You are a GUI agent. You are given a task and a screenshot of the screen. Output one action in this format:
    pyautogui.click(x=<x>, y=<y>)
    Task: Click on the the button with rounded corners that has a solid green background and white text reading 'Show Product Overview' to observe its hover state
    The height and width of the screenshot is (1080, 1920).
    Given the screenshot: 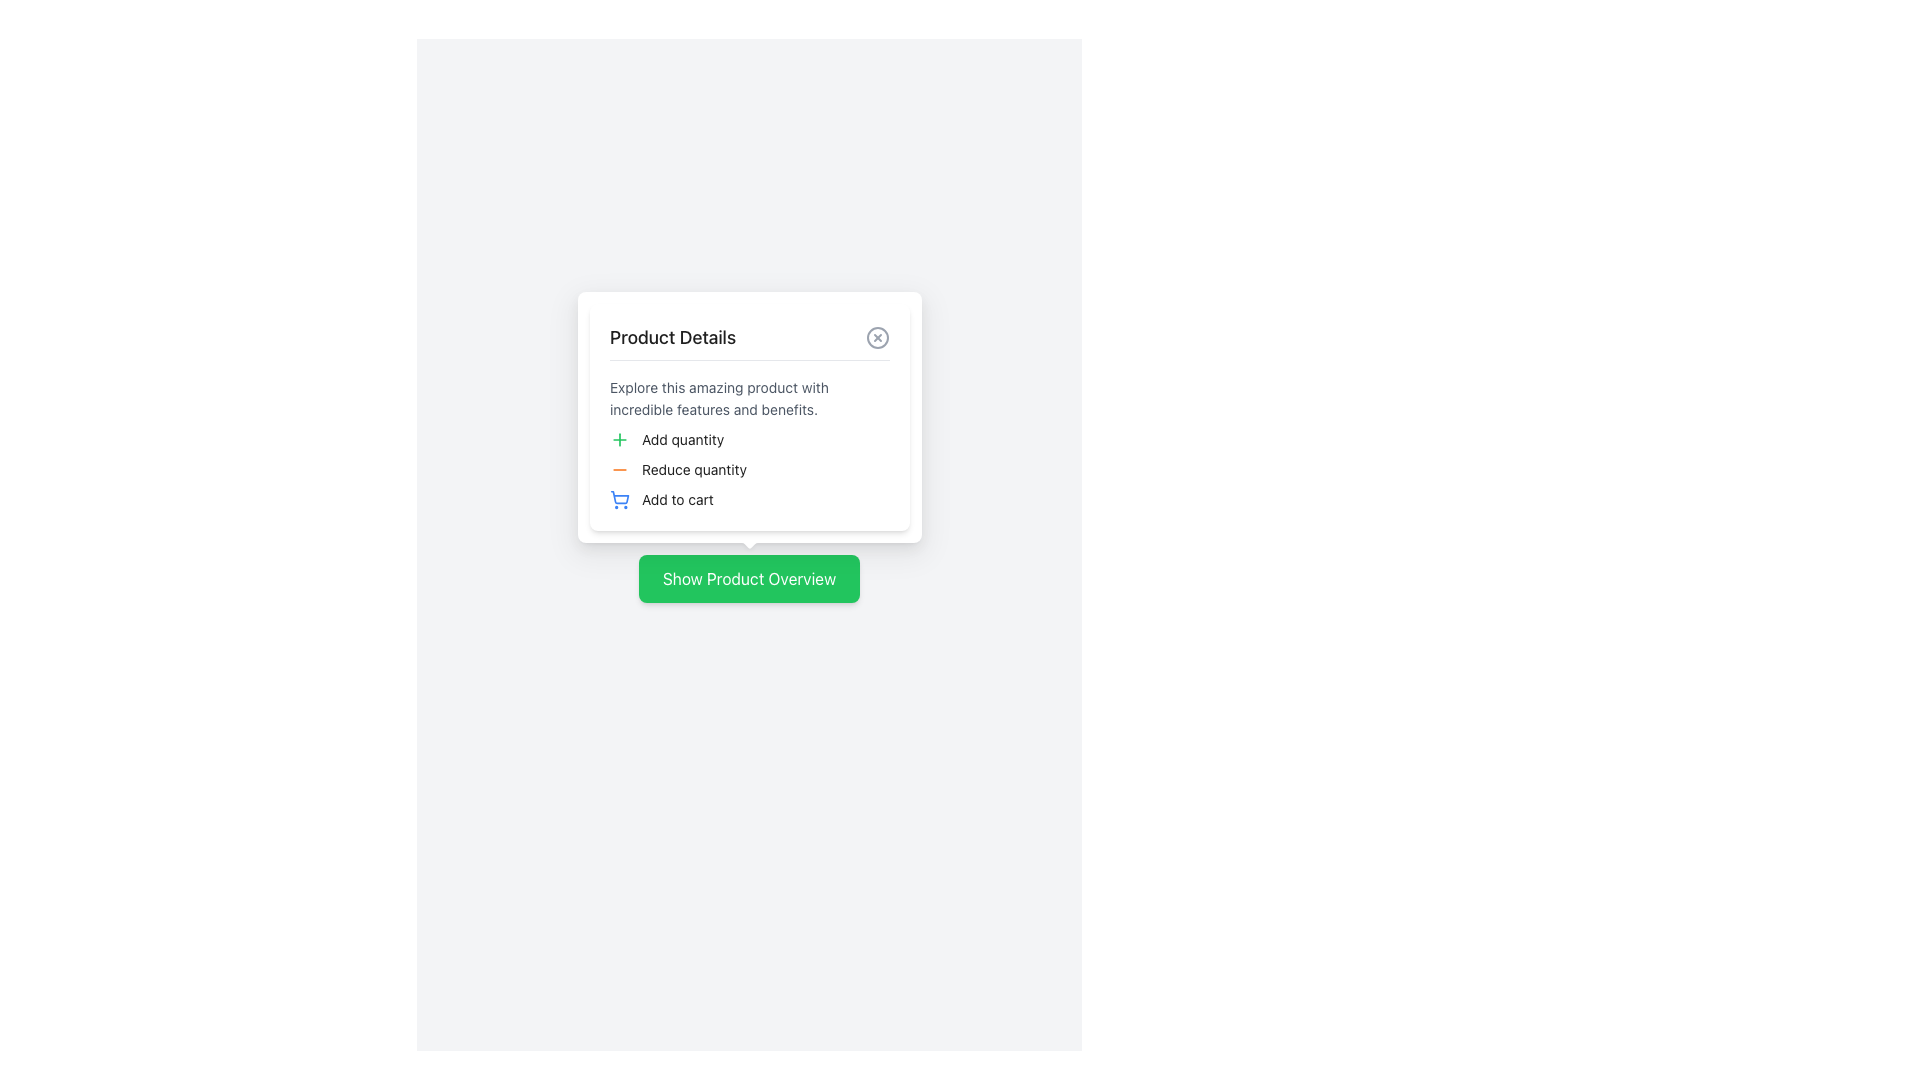 What is the action you would take?
    pyautogui.click(x=748, y=578)
    